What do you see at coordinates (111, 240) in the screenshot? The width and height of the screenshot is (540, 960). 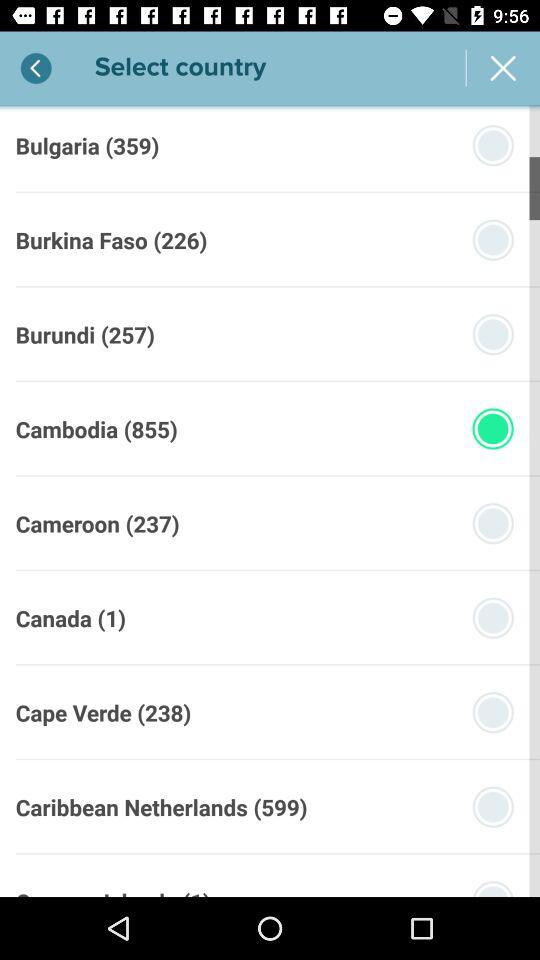 I see `burkina faso (226) item` at bounding box center [111, 240].